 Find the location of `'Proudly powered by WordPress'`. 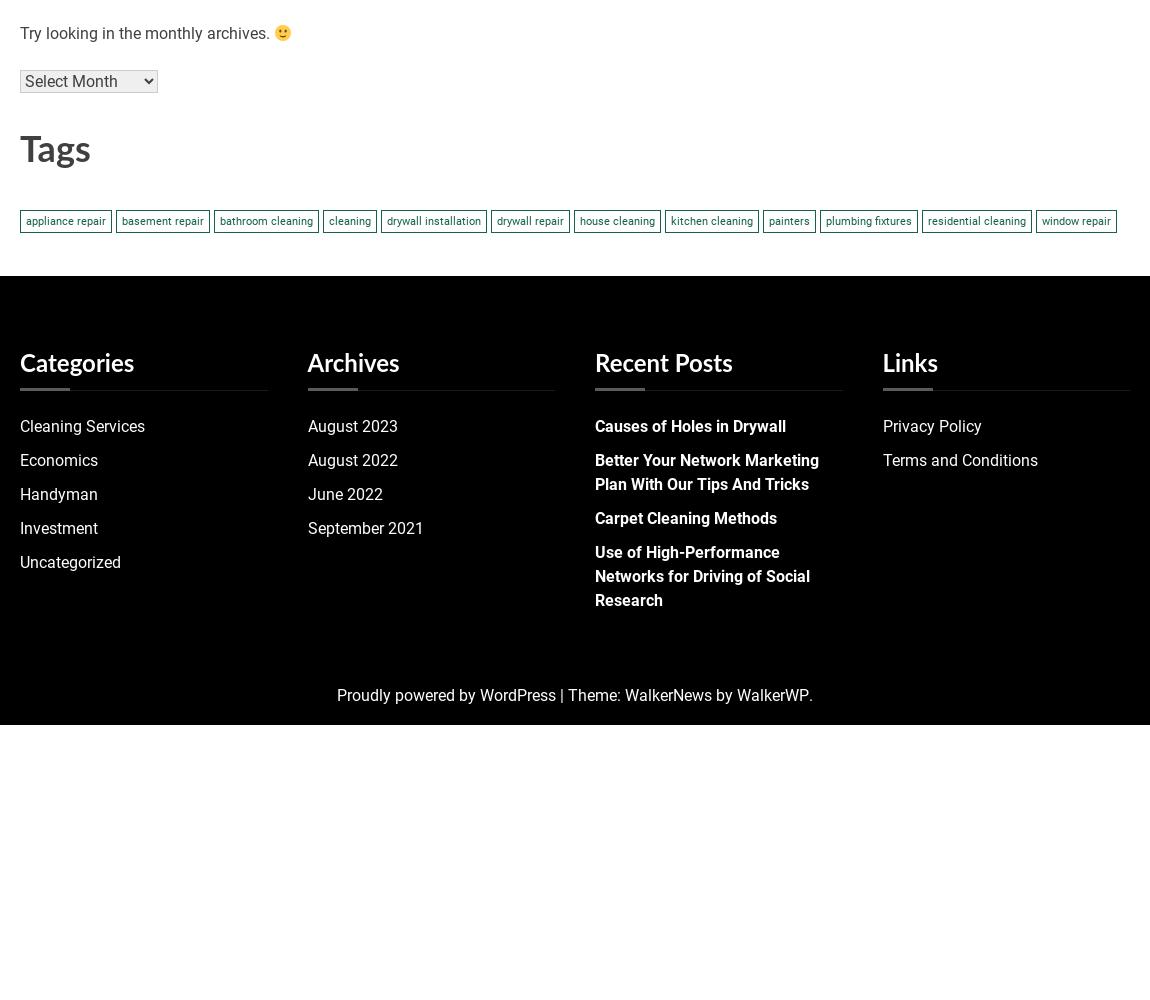

'Proudly powered by WordPress' is located at coordinates (446, 694).